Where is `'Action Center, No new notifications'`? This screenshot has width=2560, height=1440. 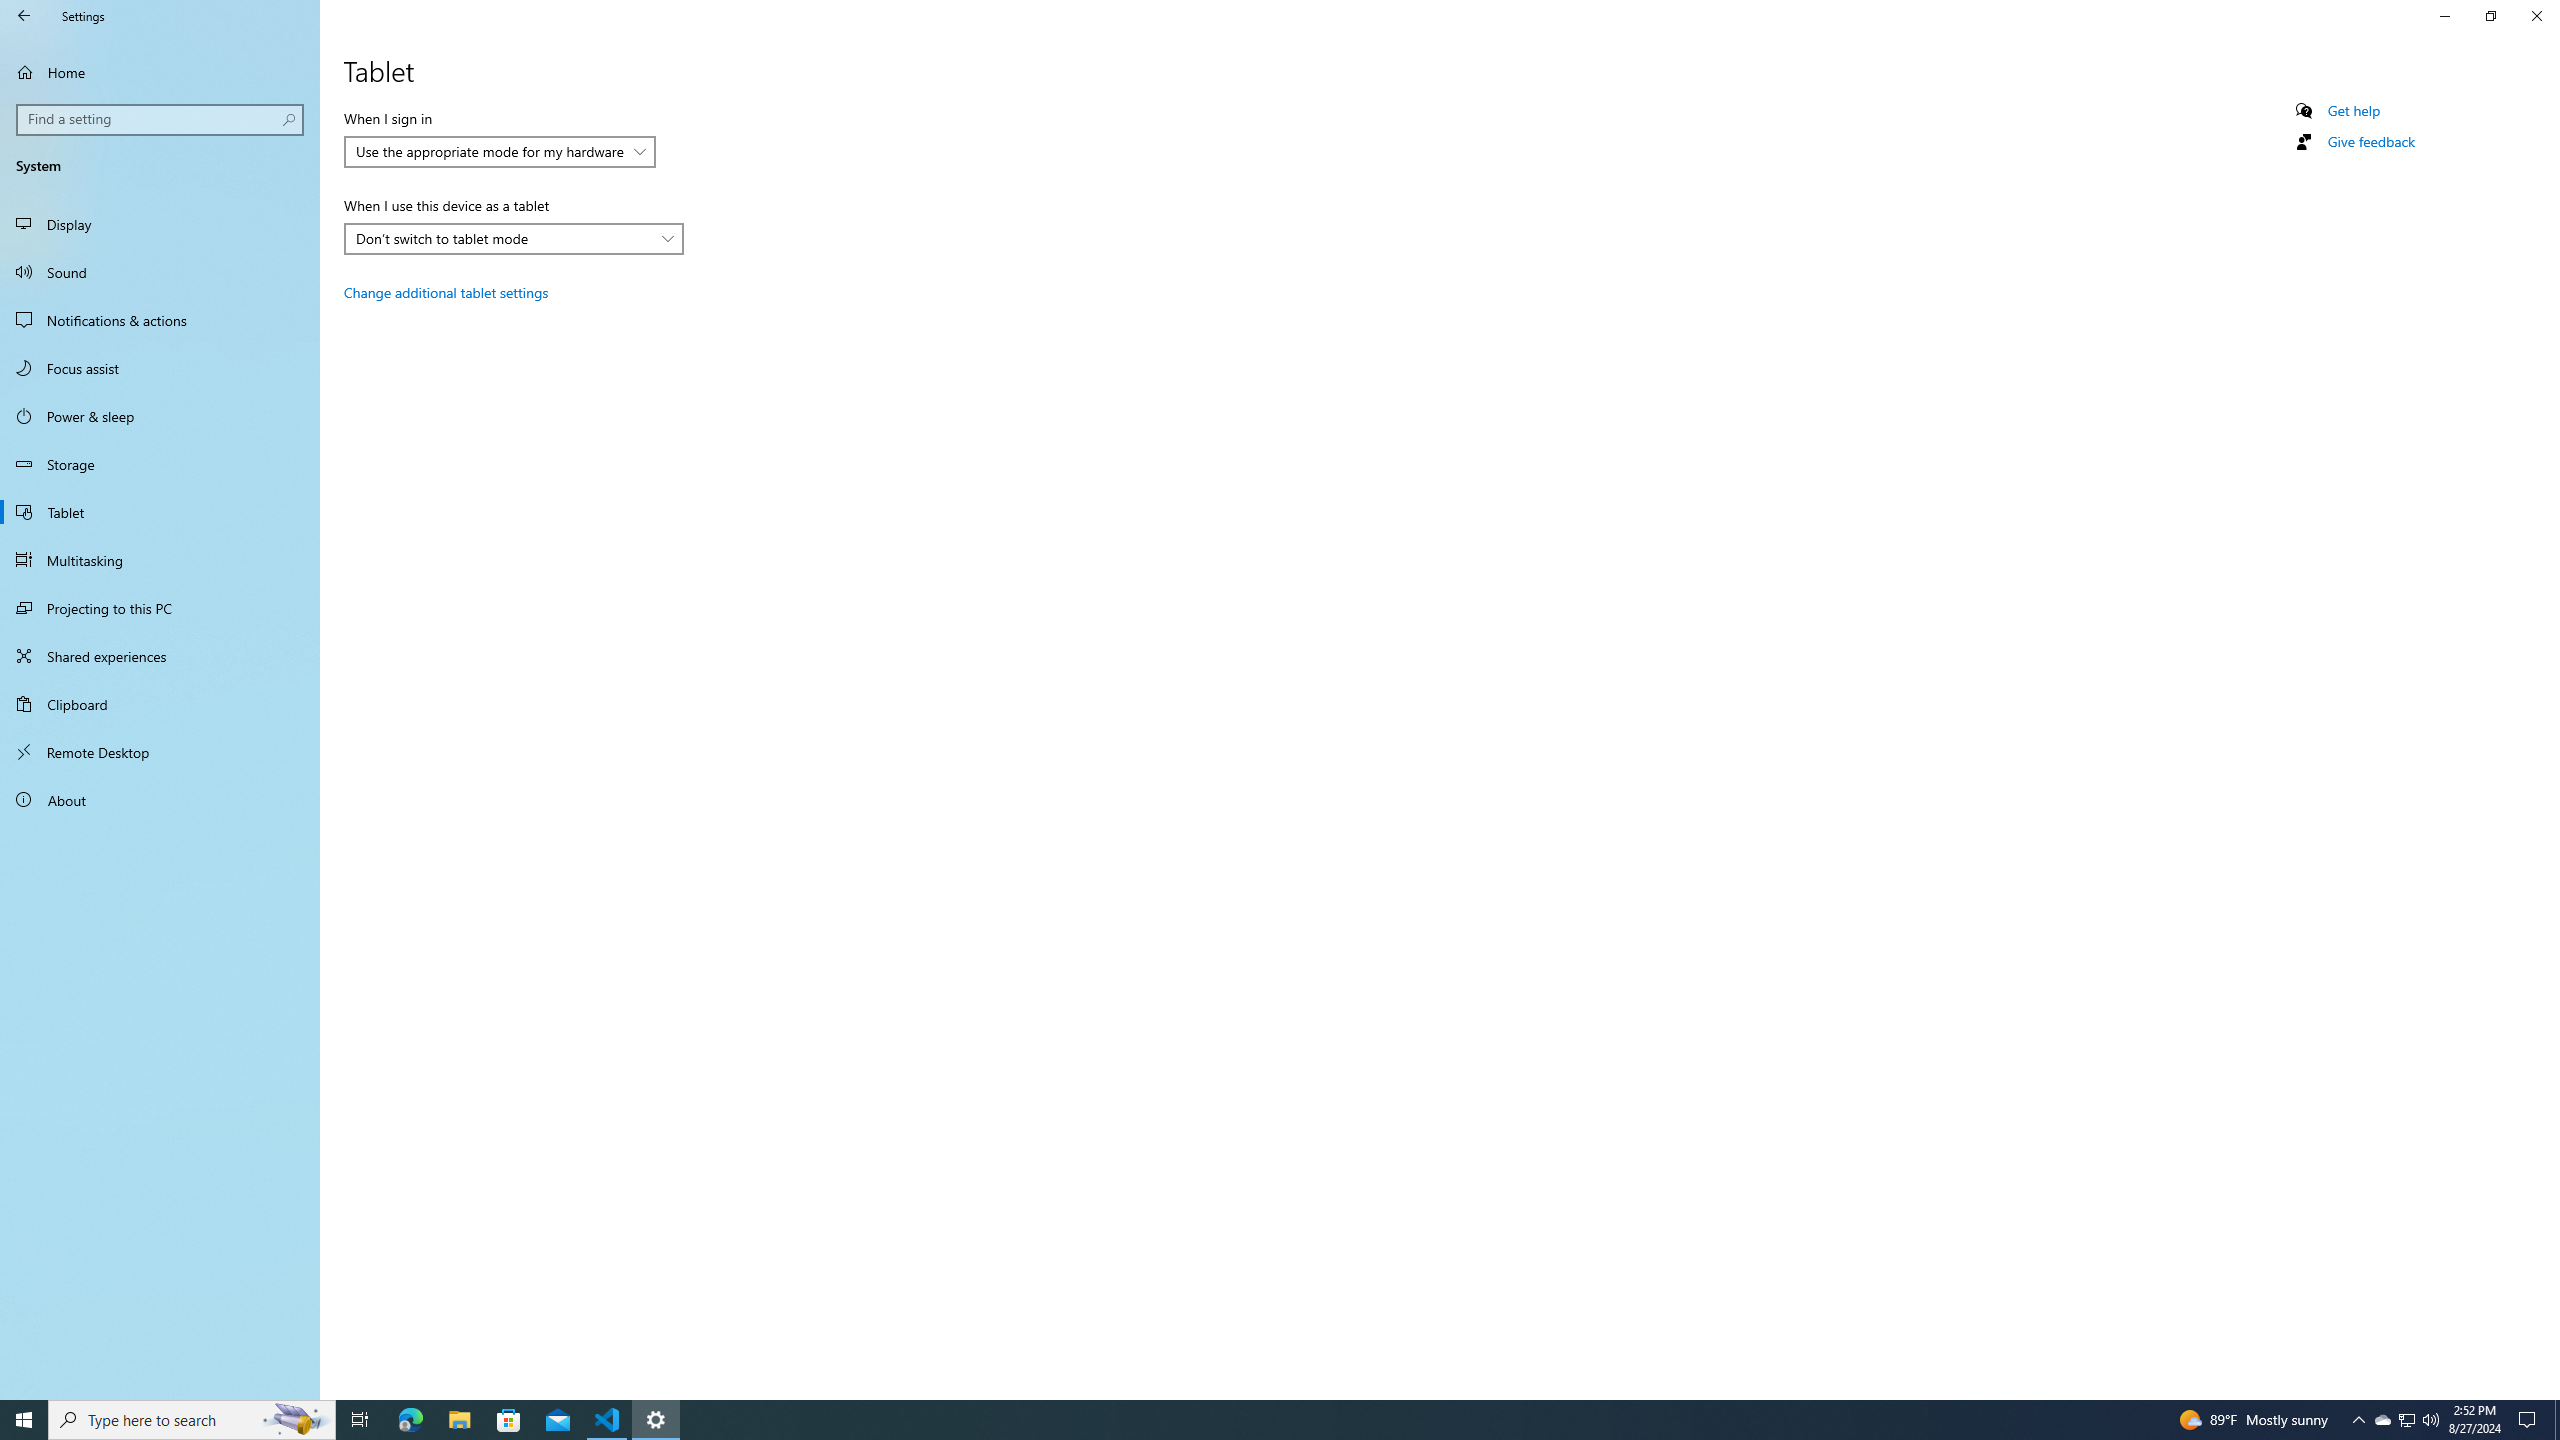
'Action Center, No new notifications' is located at coordinates (2530, 1418).